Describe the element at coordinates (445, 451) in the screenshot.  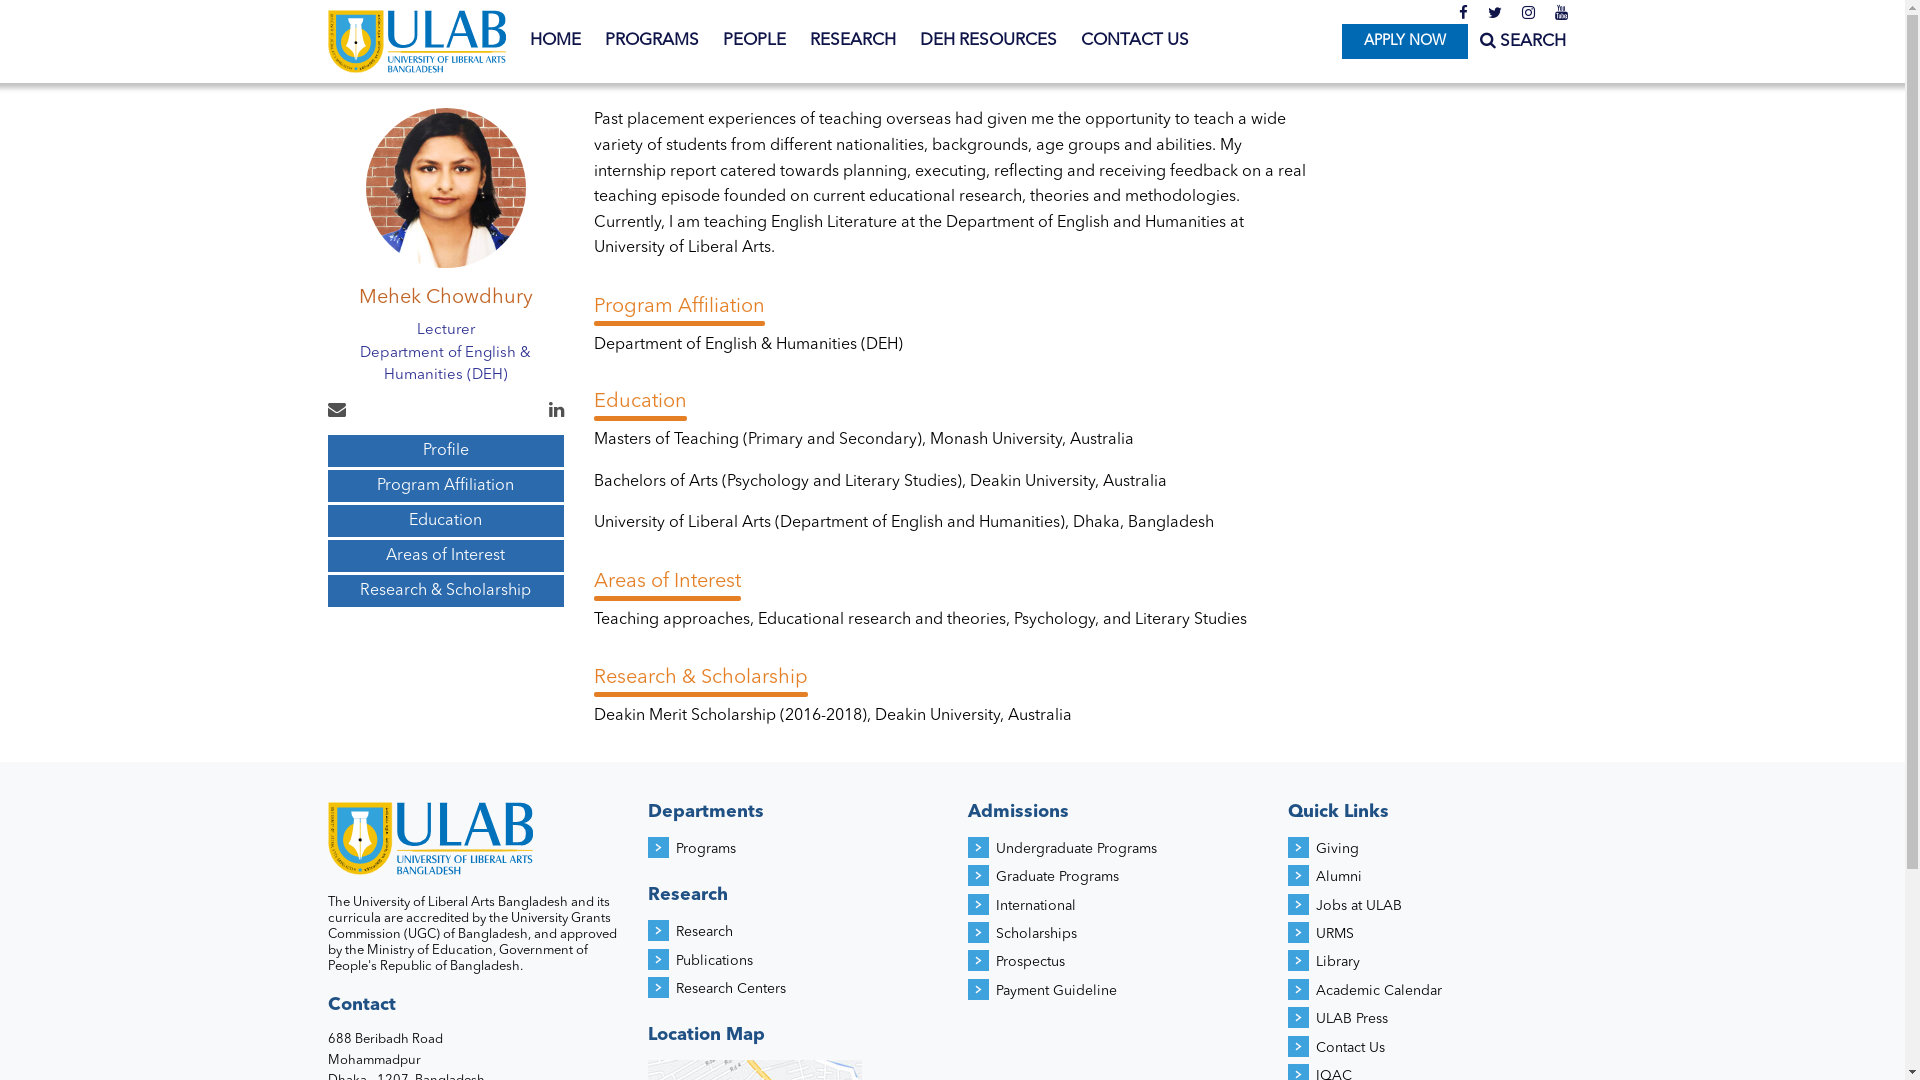
I see `'Profile'` at that location.